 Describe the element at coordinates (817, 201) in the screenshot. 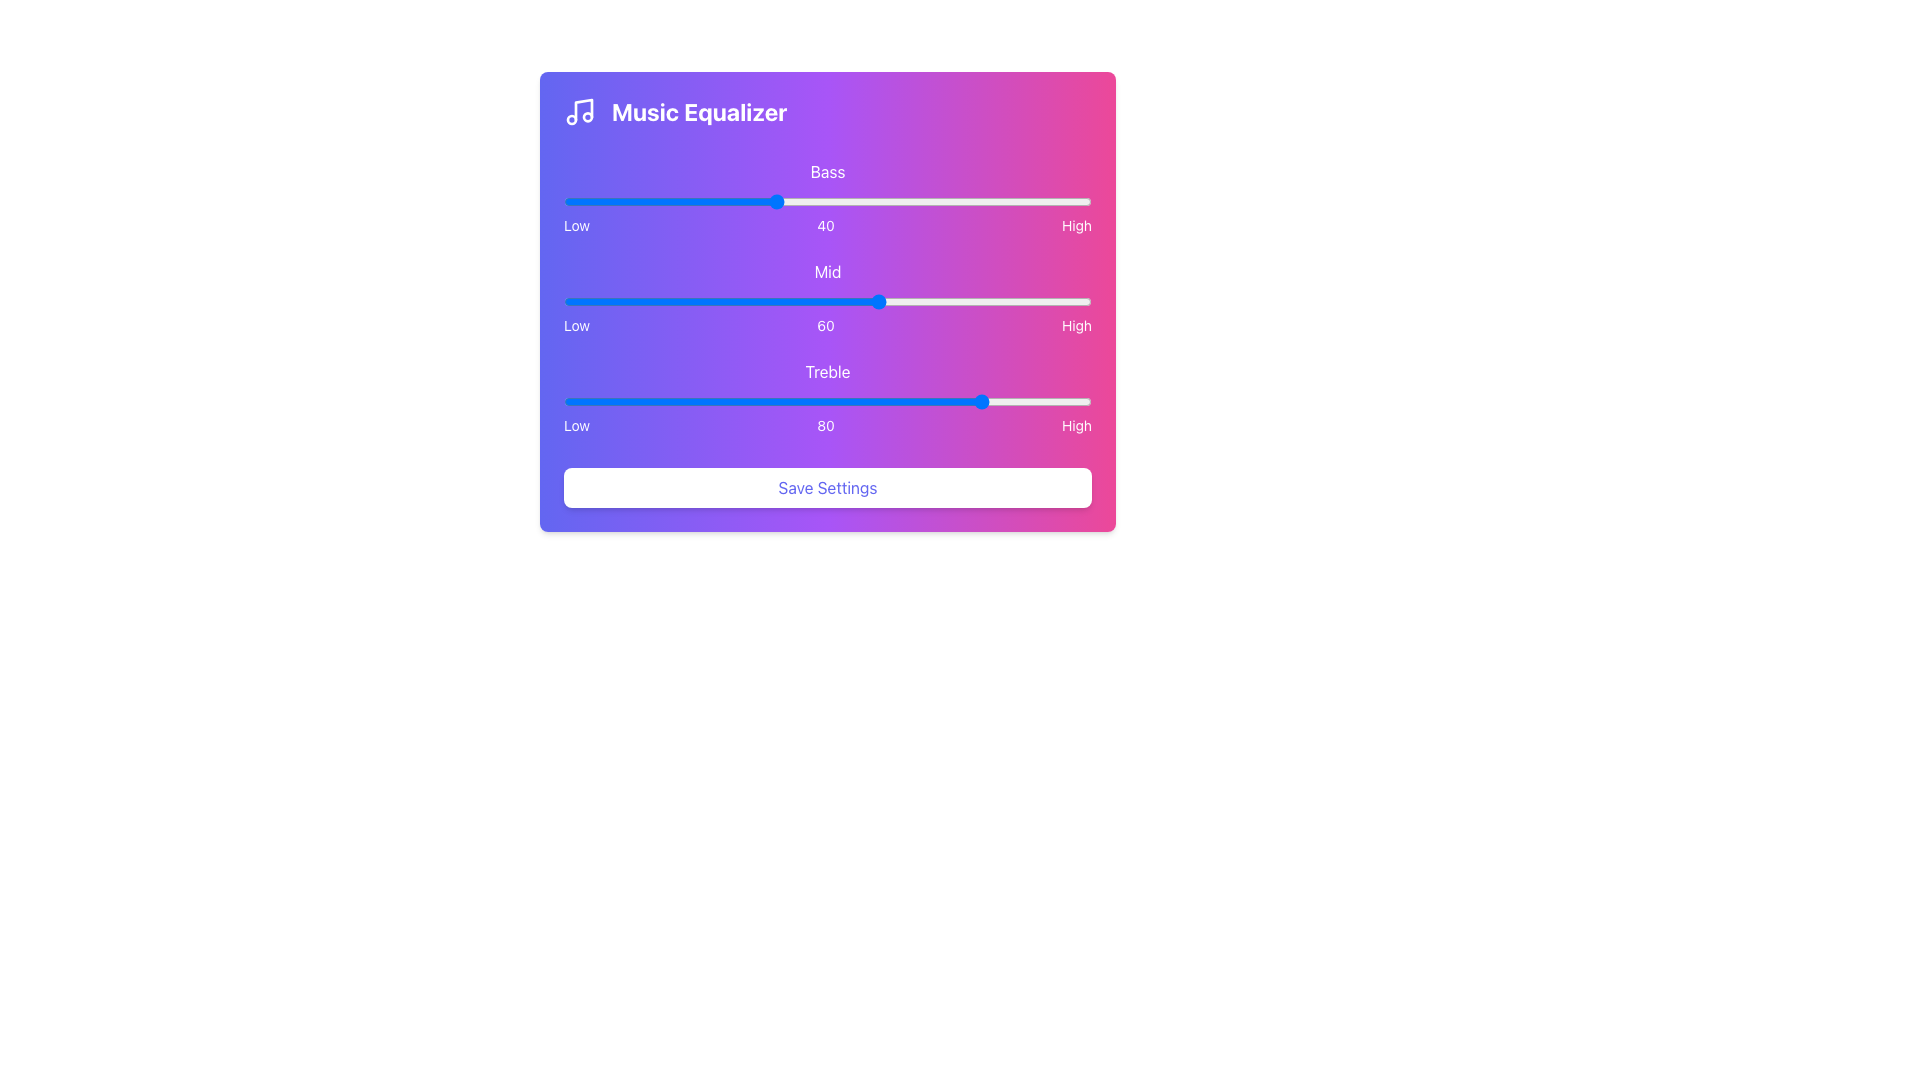

I see `the bass level` at that location.